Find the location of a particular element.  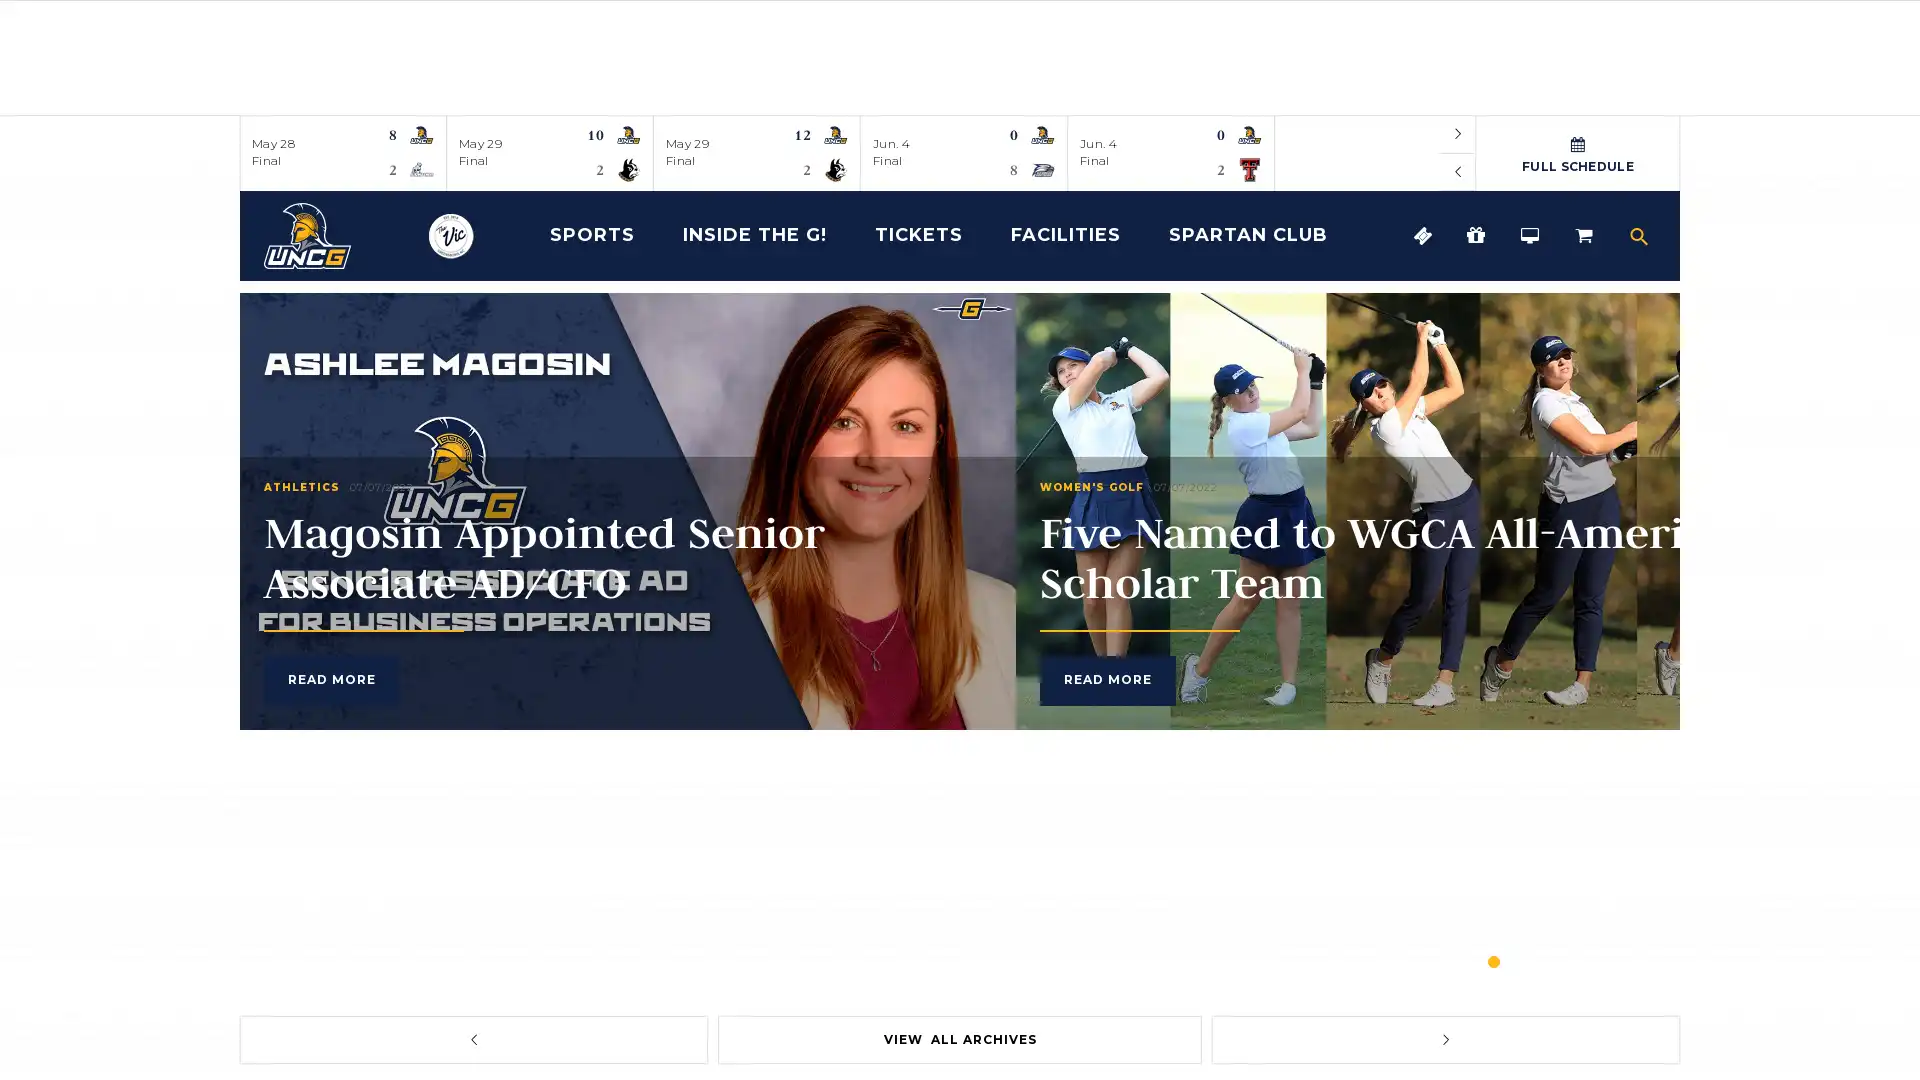

Navigate to slide 2 is located at coordinates (1529, 960).